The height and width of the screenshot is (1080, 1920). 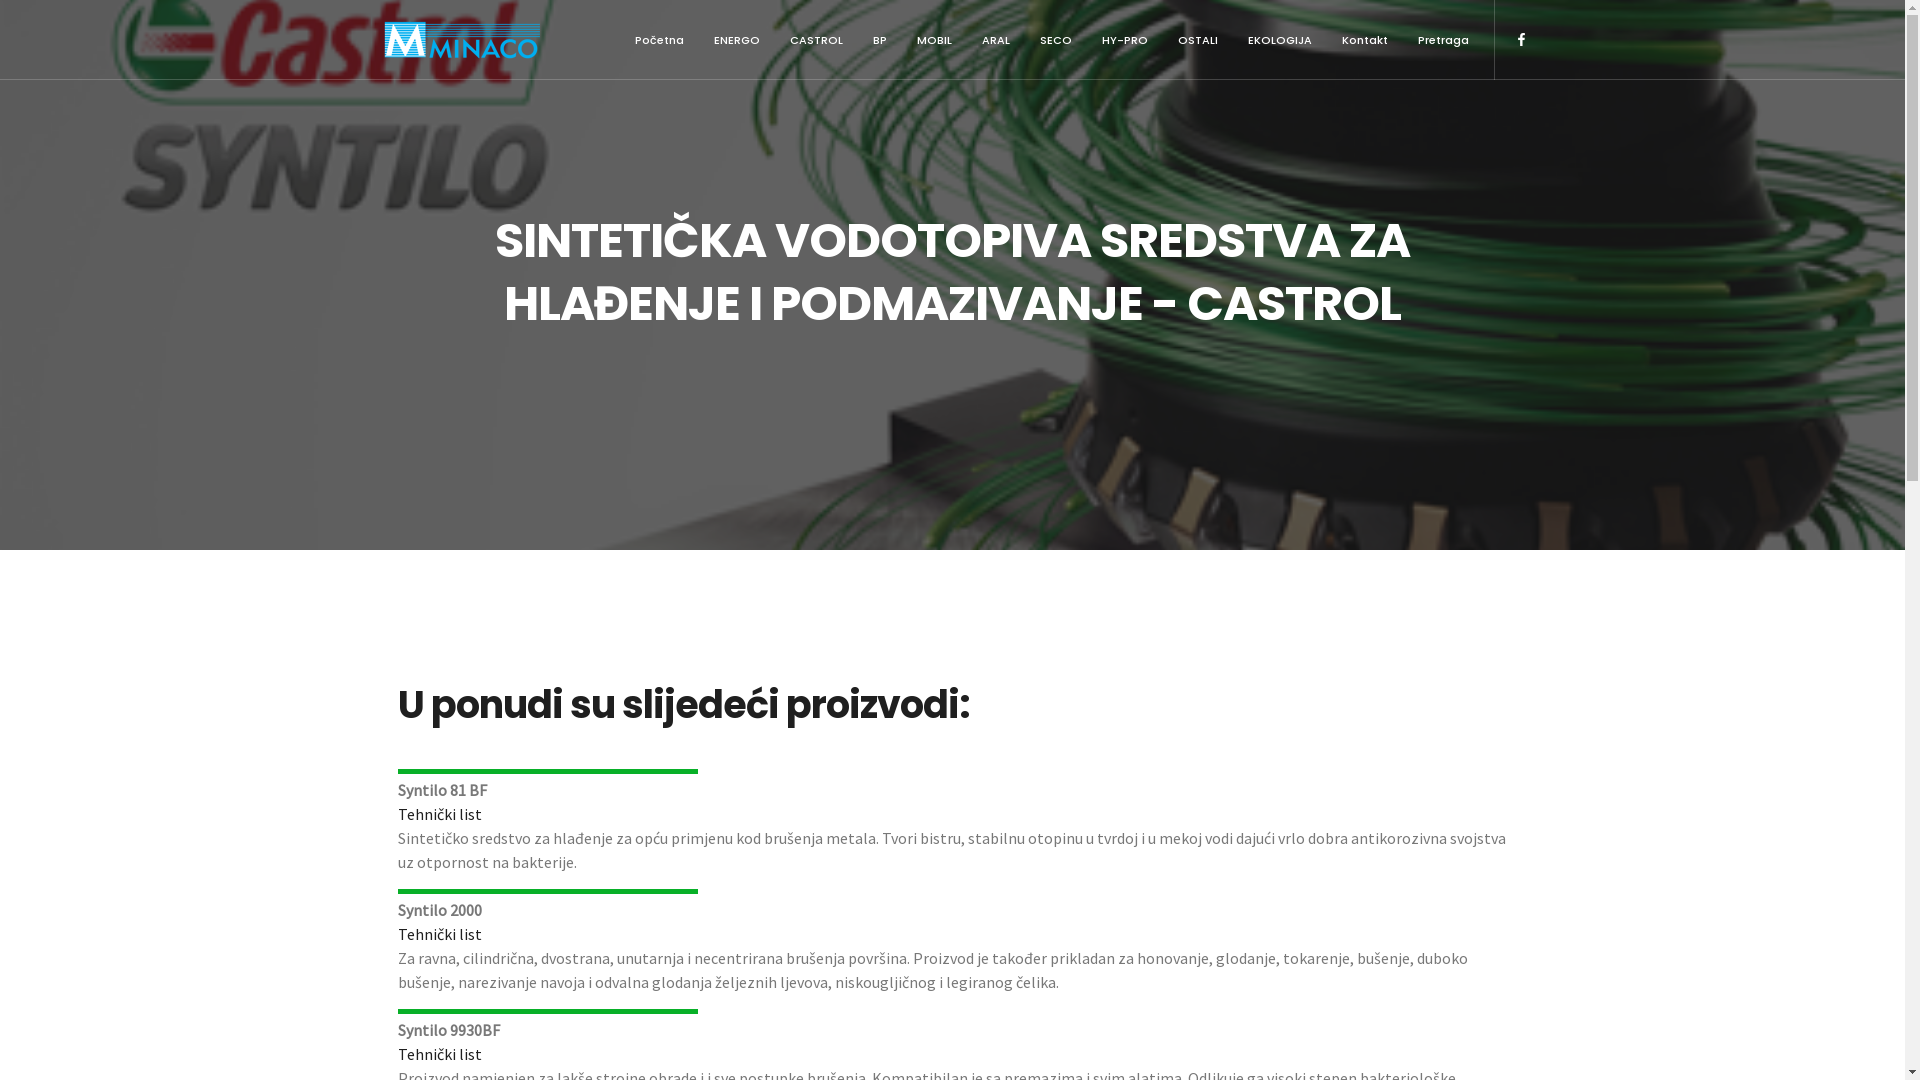 I want to click on 'SECO', so click(x=1054, y=39).